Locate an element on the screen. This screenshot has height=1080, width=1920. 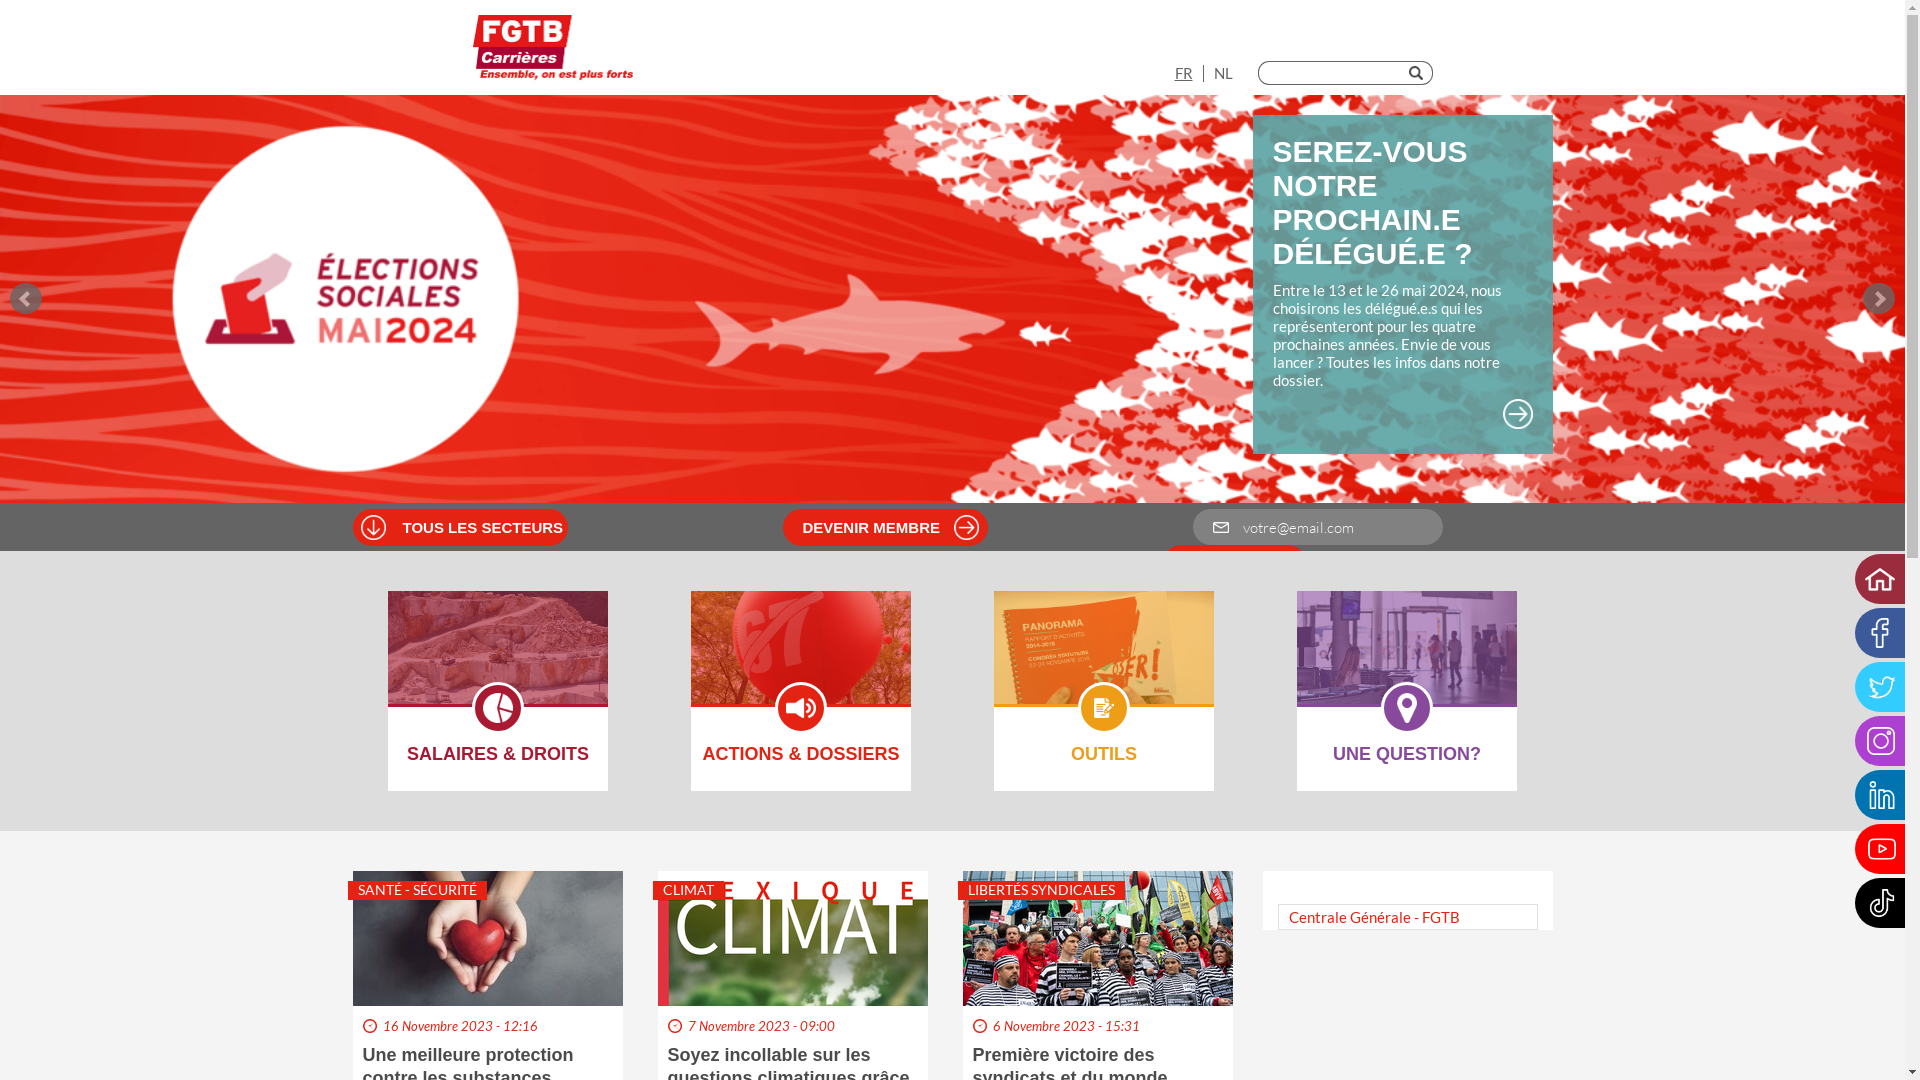
'Prev' is located at coordinates (9, 299).